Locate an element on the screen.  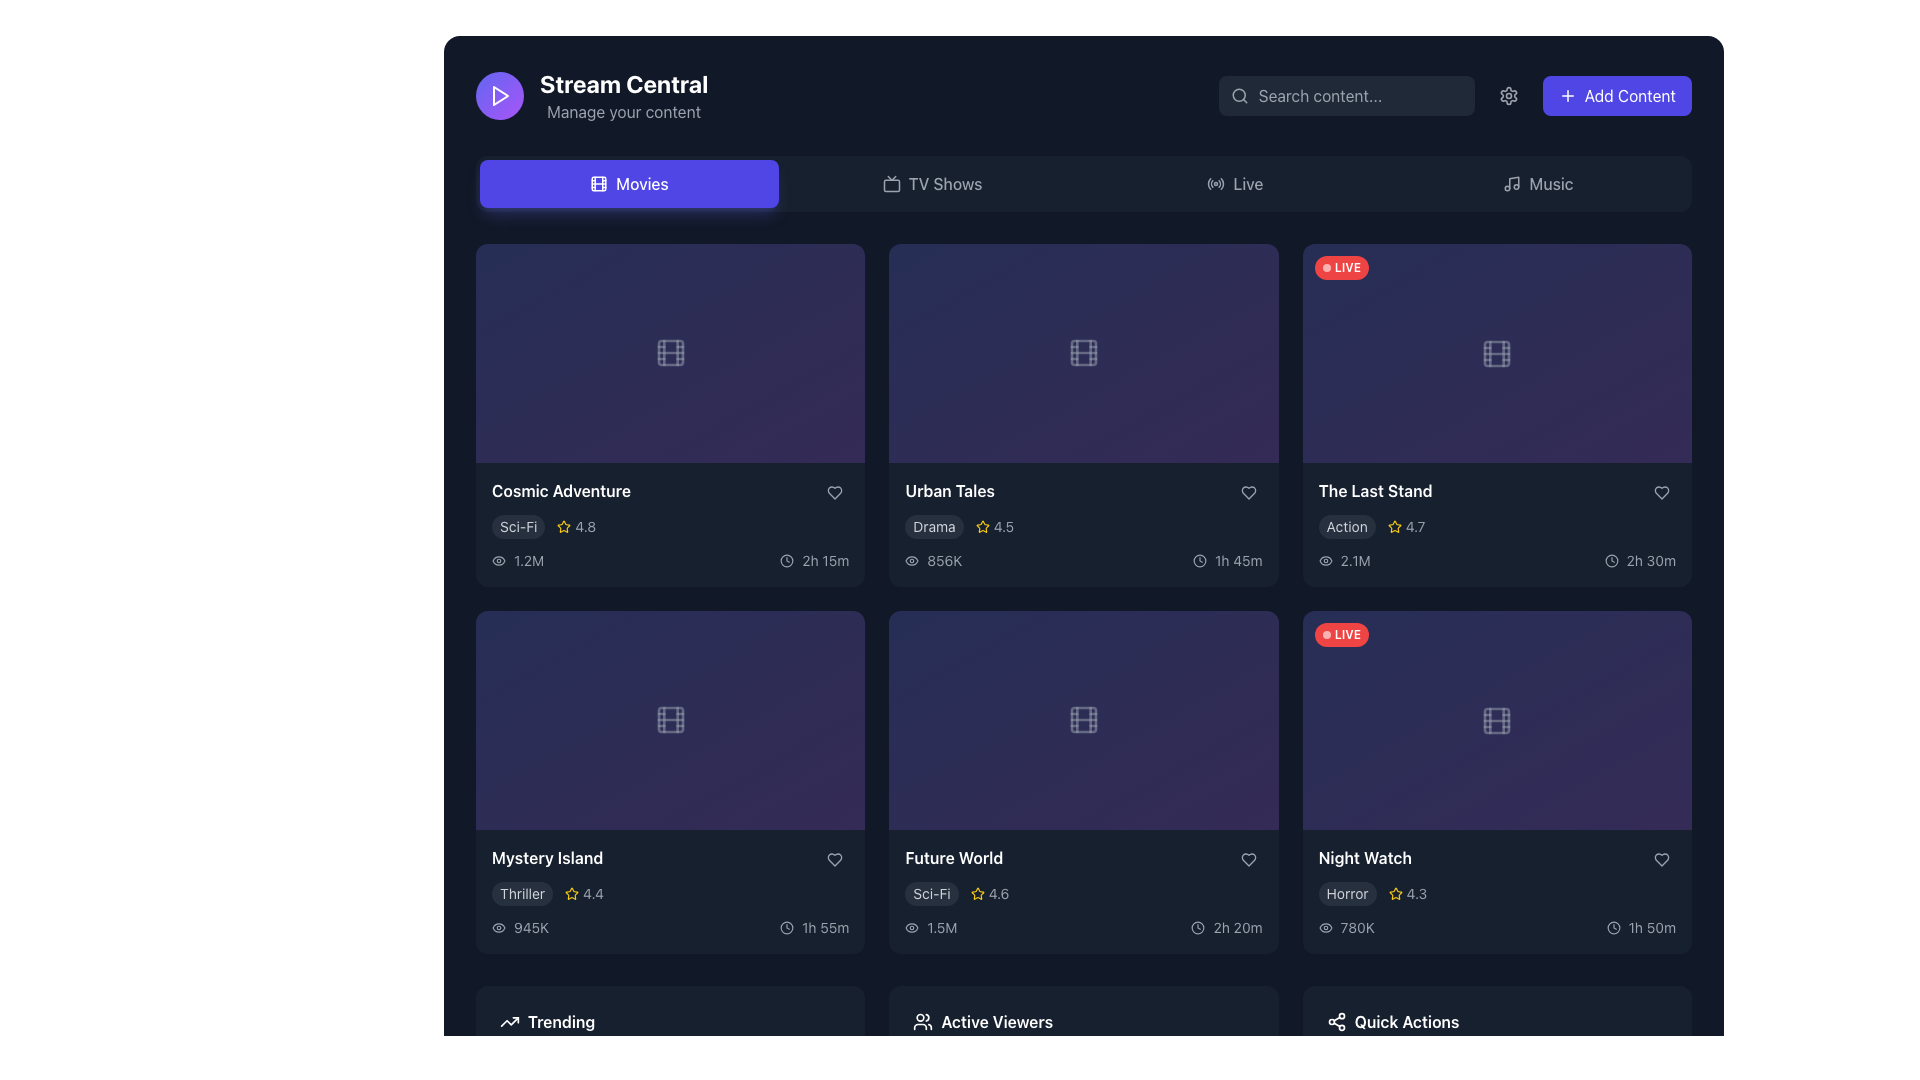
displayed time from the Text label located at the bottom-right of the 'Night Watch' card, positioned to the right of the clock icon is located at coordinates (1652, 928).